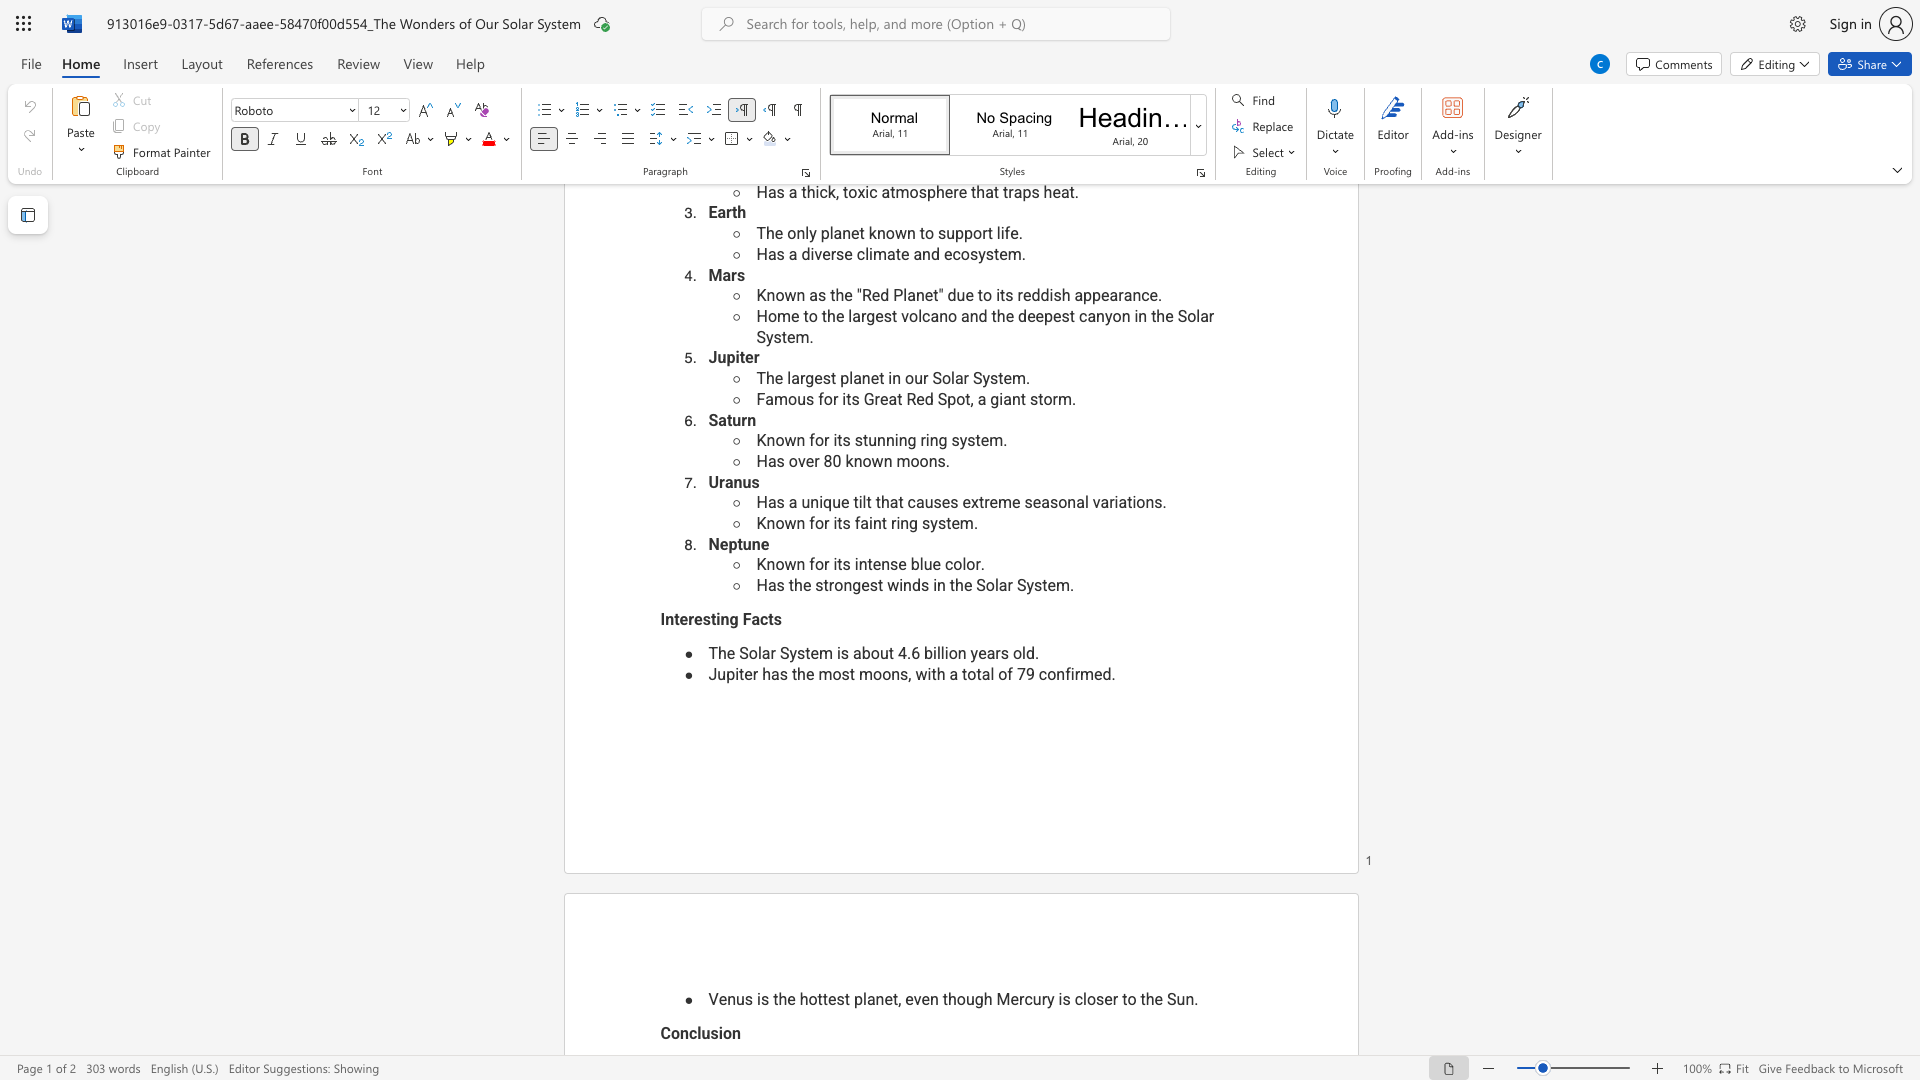  I want to click on the subset text "nteresting F" within the text "Interesting Facts", so click(665, 618).